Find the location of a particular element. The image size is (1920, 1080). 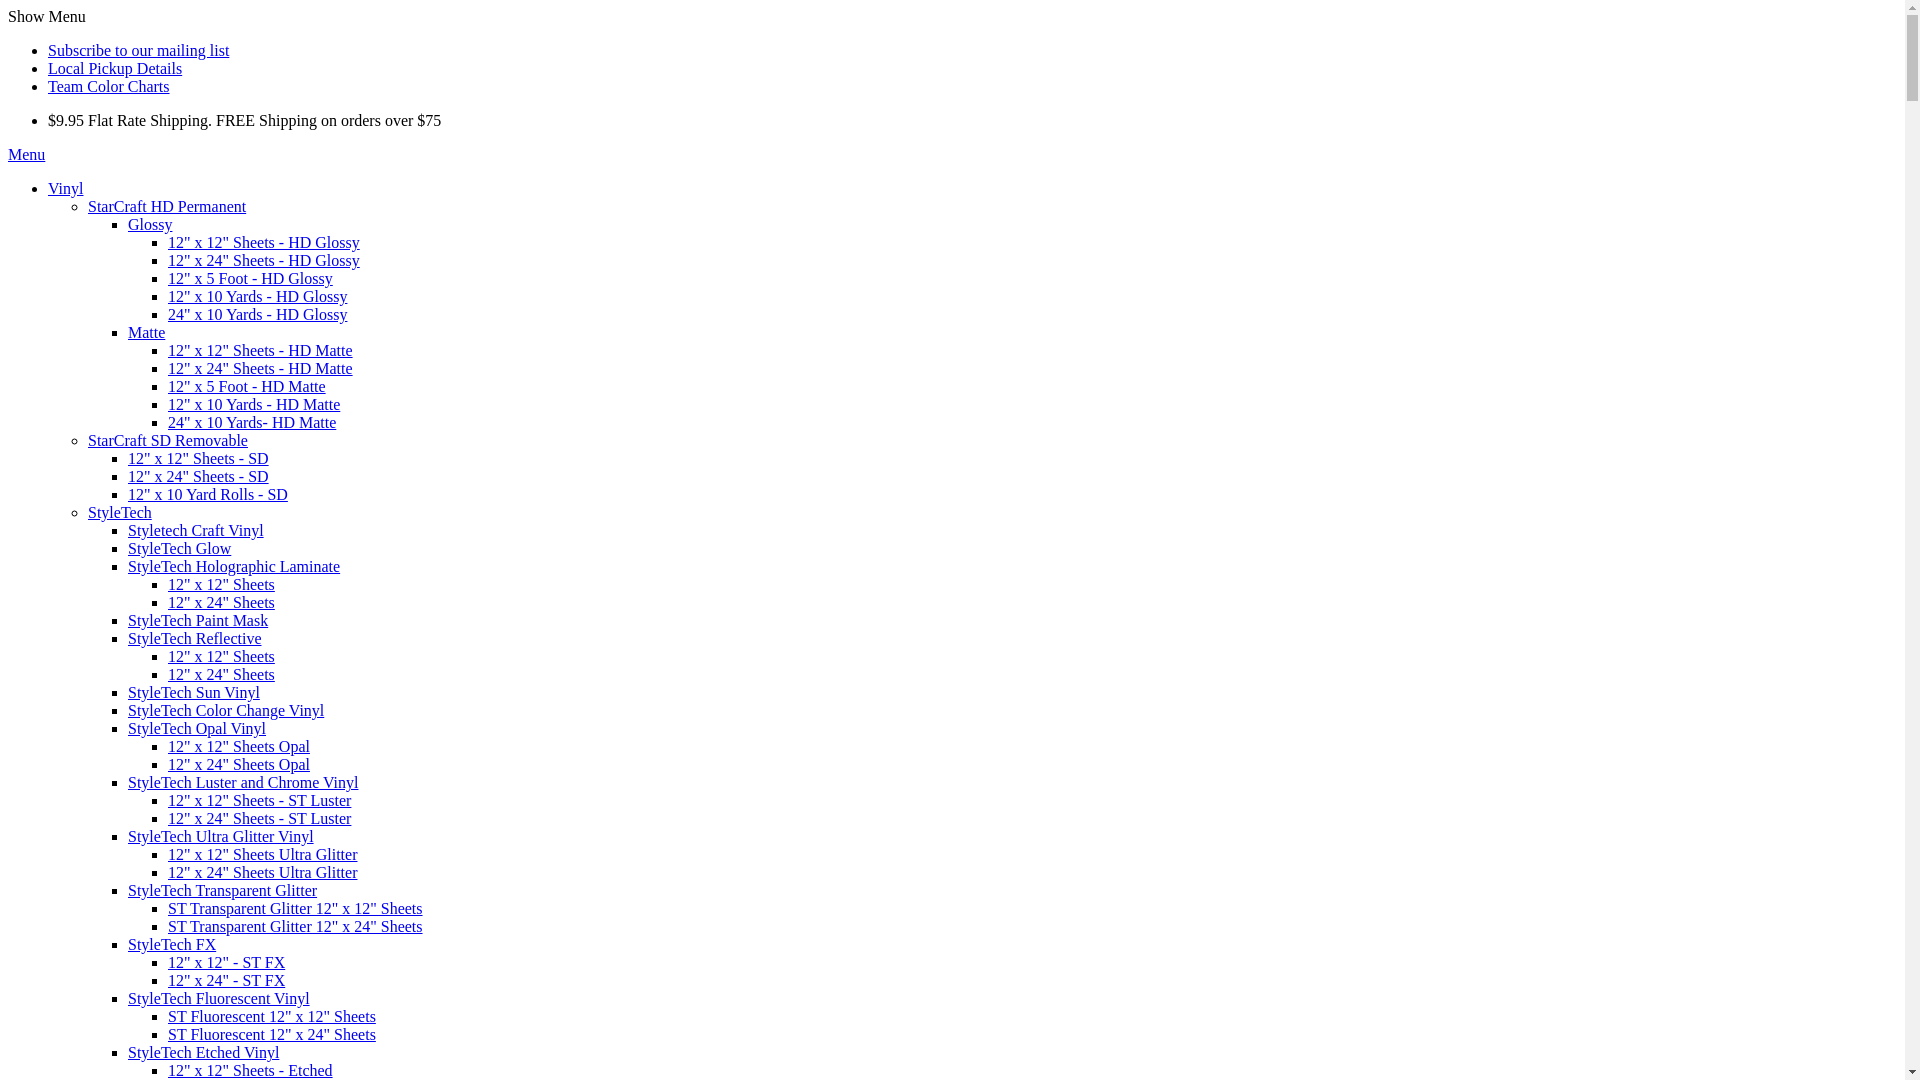

'StyleTech Transparent Glitter' is located at coordinates (222, 889).